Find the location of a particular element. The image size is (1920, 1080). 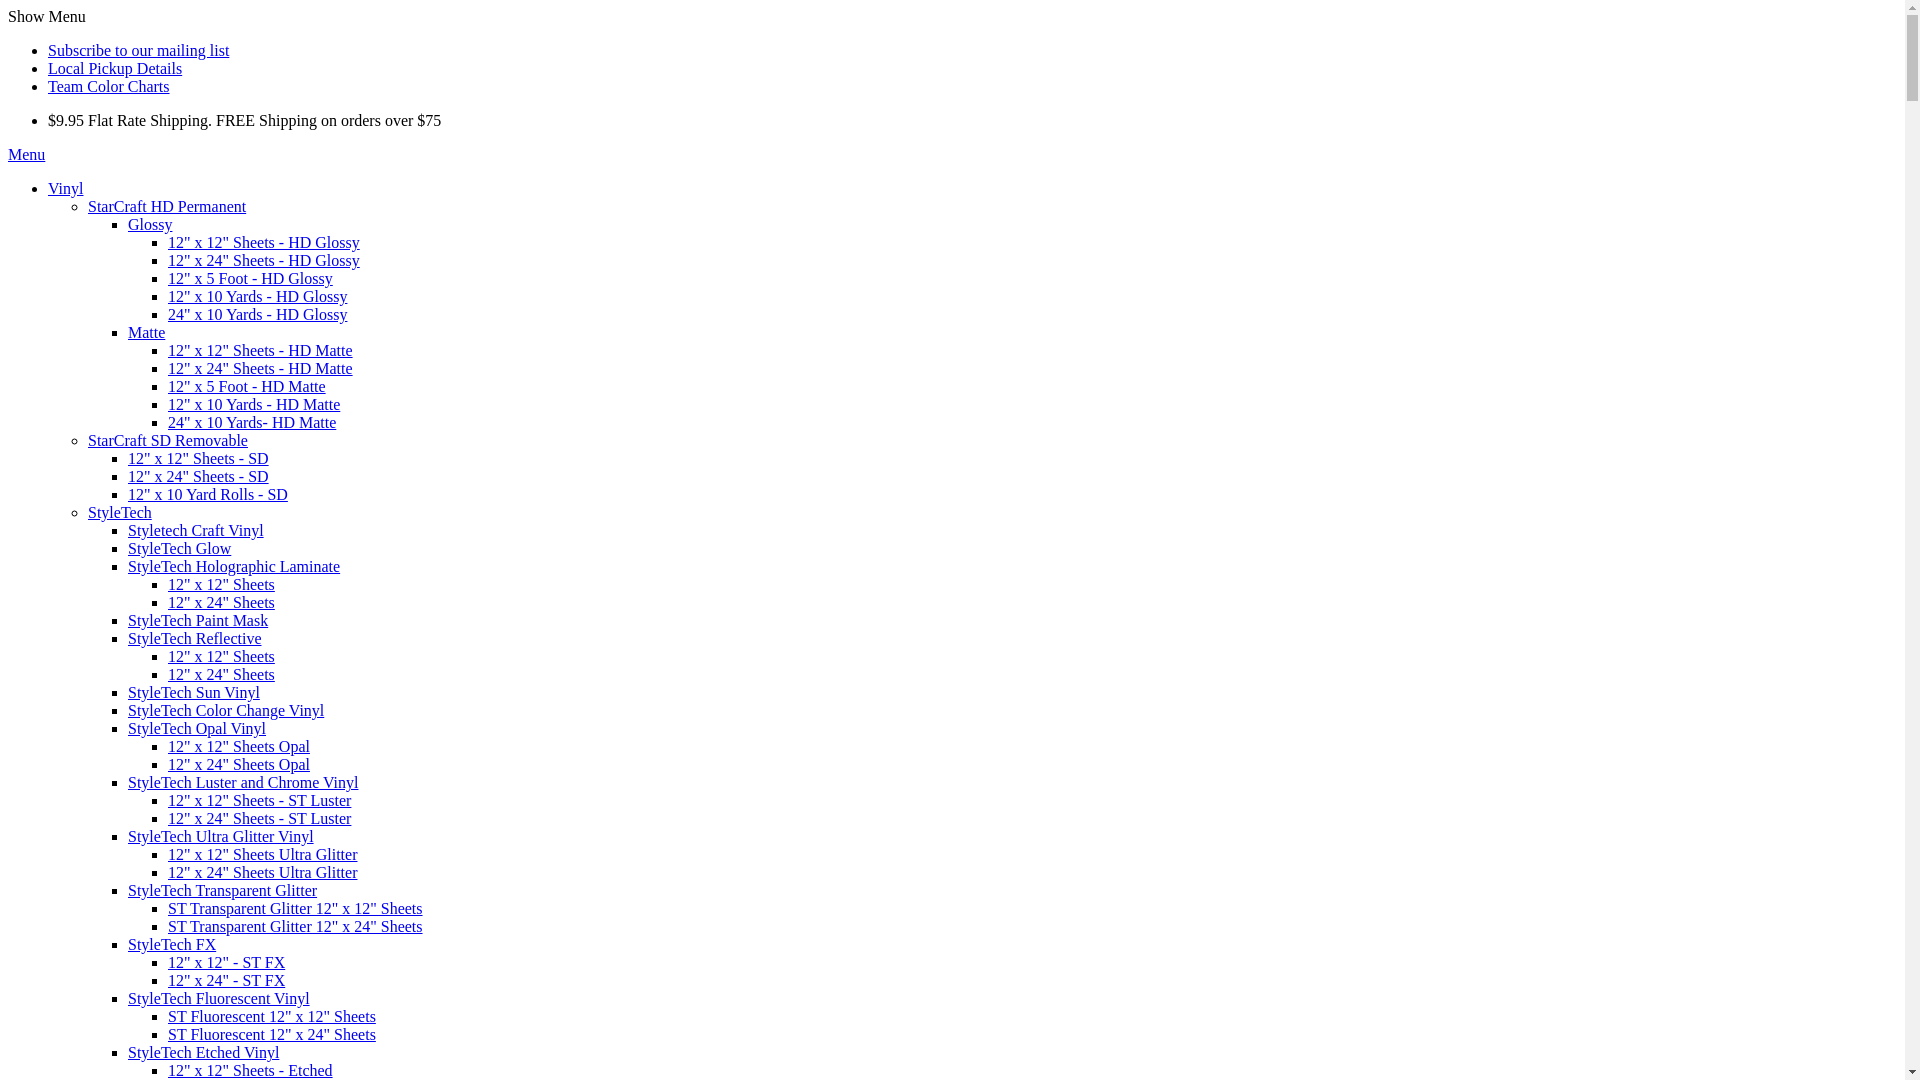

'StyleTech Transparent Glitter' is located at coordinates (222, 889).